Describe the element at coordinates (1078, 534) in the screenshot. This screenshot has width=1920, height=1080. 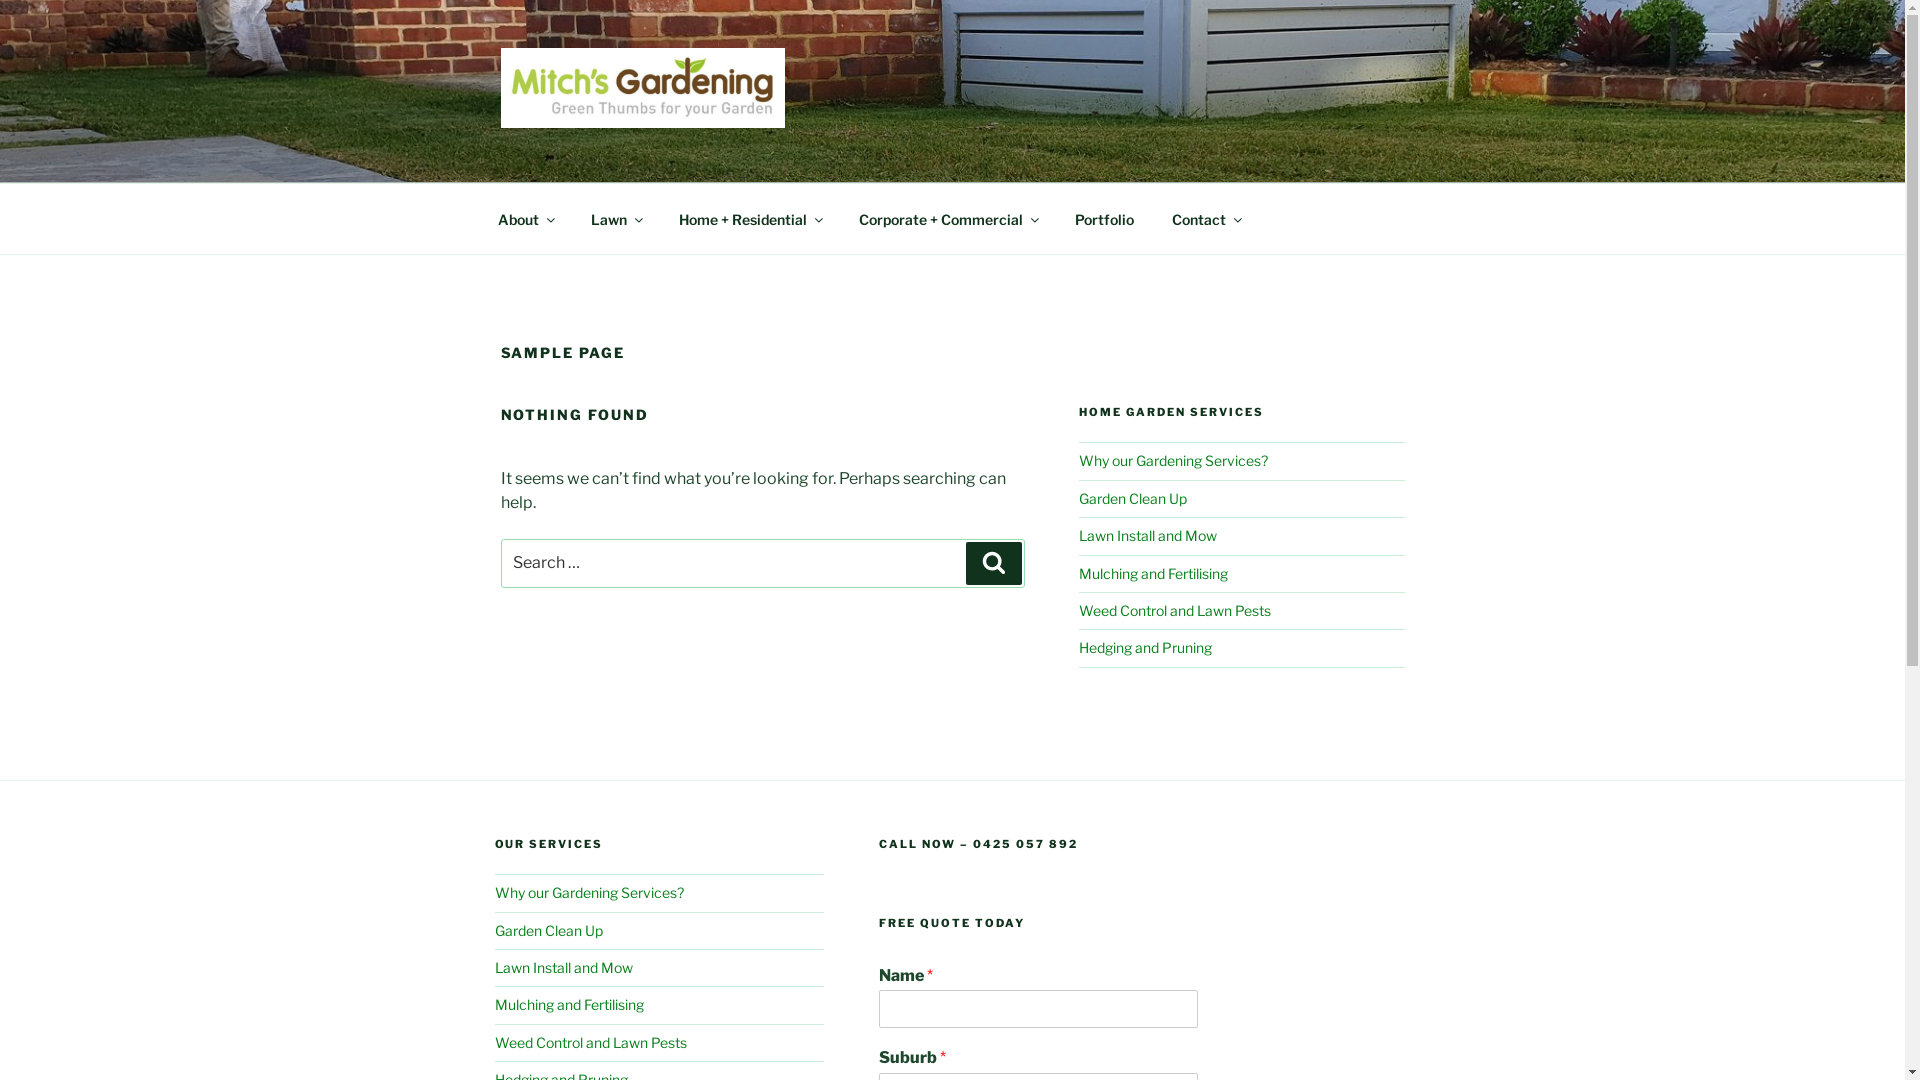
I see `'Lawn Install and Mow'` at that location.